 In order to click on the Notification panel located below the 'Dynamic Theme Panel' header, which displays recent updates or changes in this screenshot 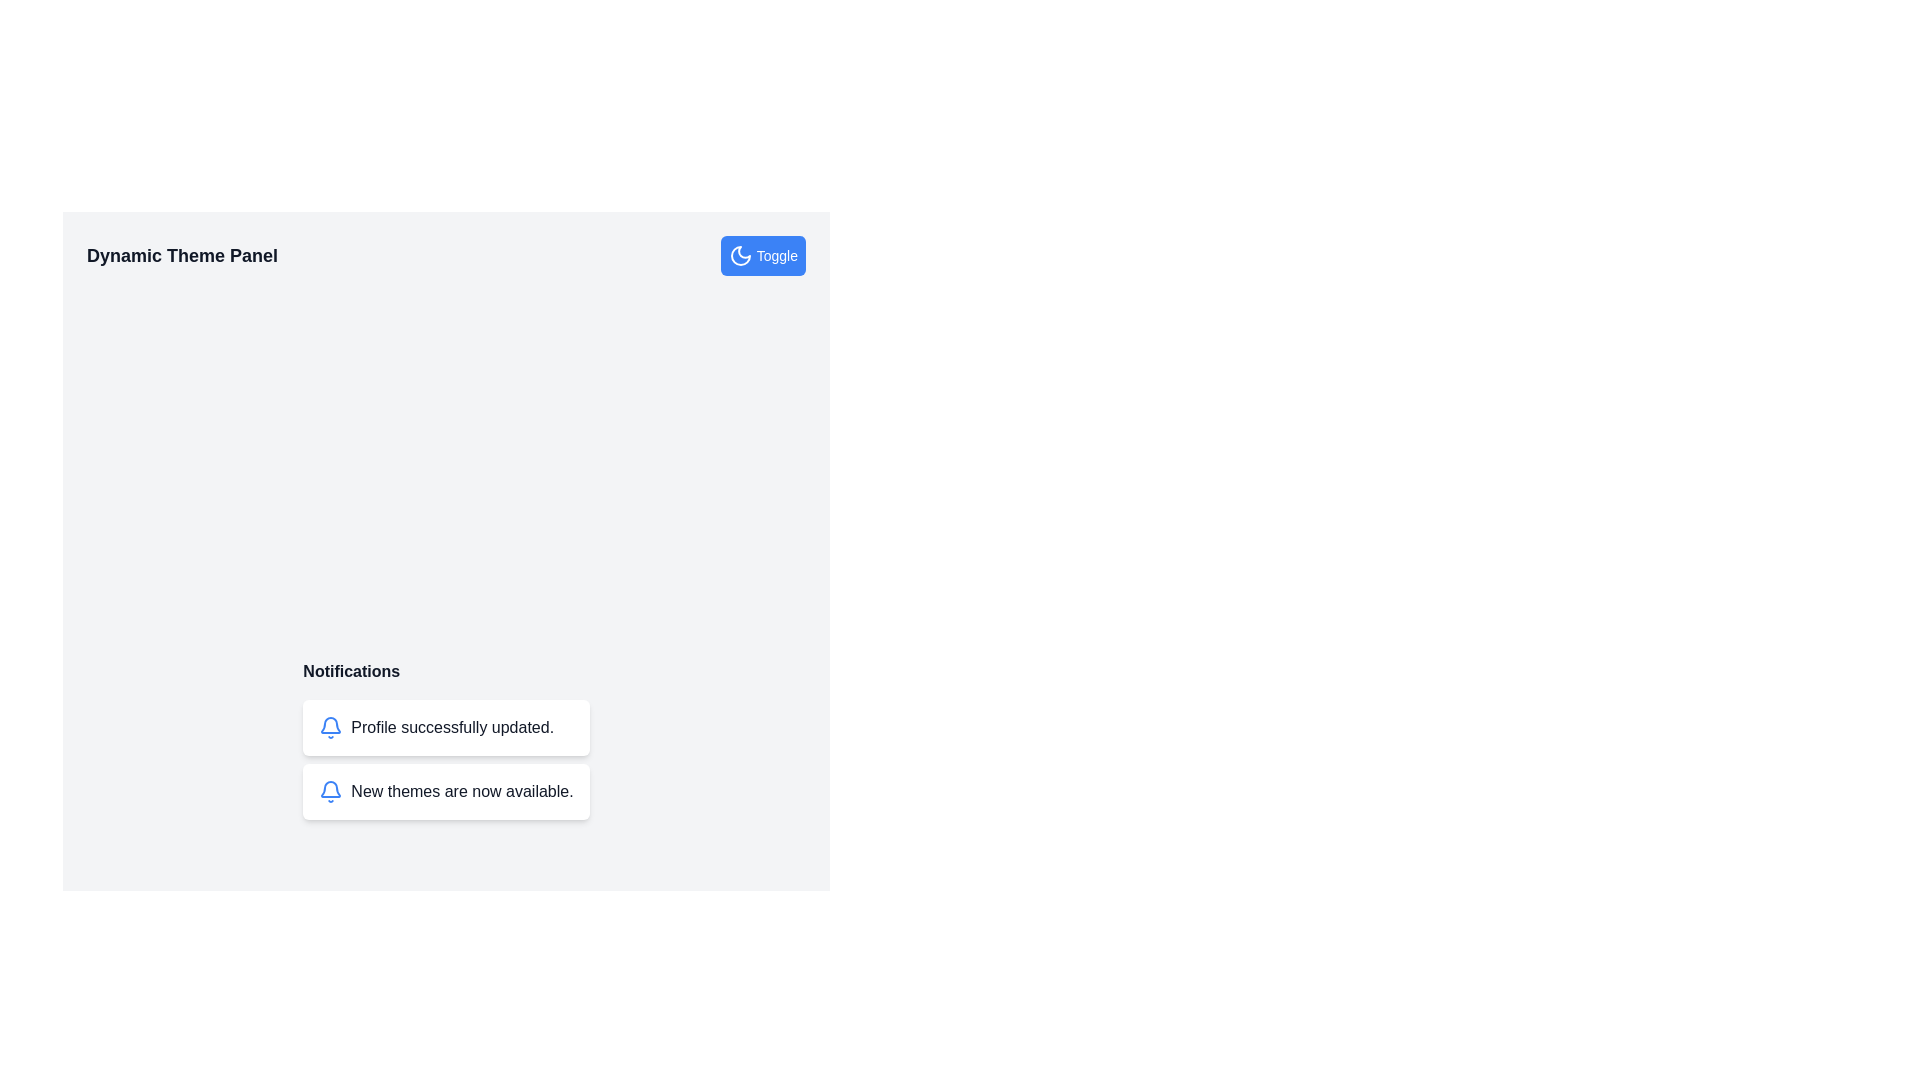, I will do `click(445, 740)`.